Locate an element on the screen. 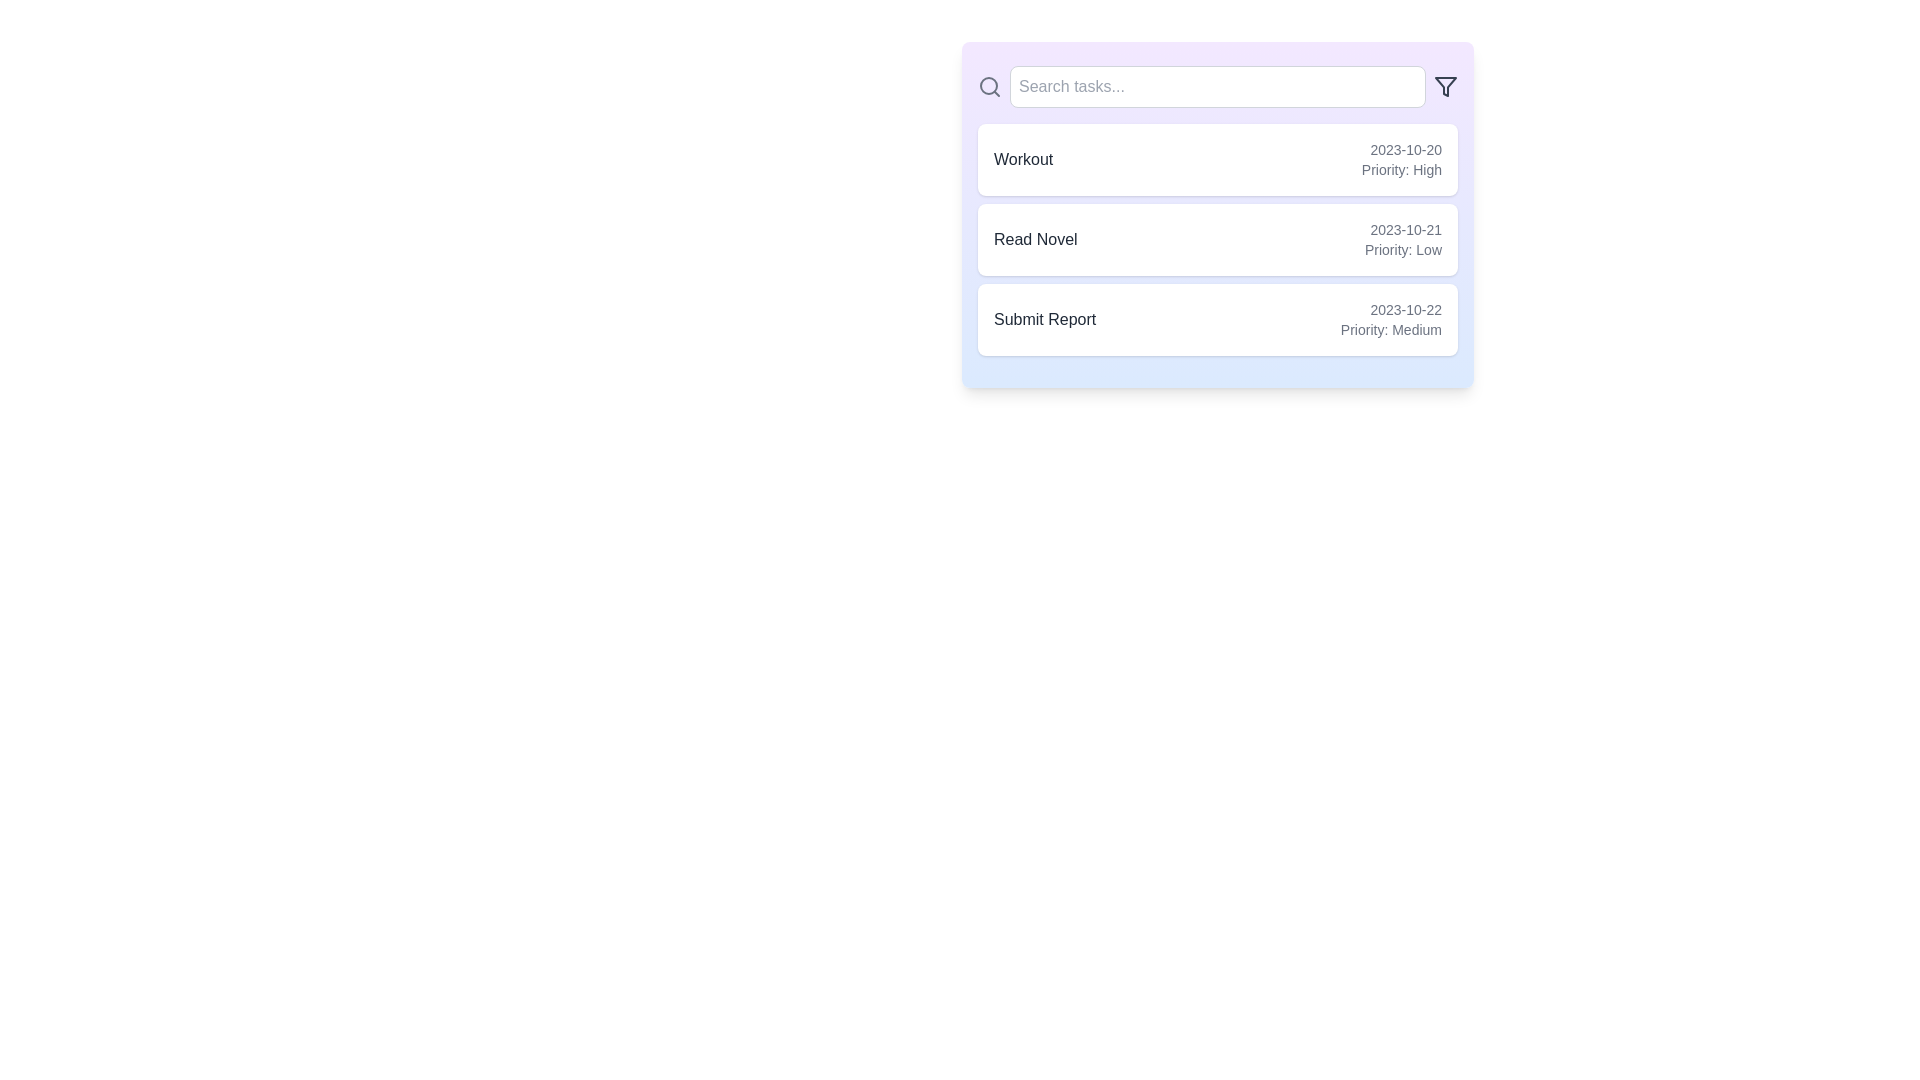  the task item Workout to observe its hover effects is located at coordinates (1217, 158).